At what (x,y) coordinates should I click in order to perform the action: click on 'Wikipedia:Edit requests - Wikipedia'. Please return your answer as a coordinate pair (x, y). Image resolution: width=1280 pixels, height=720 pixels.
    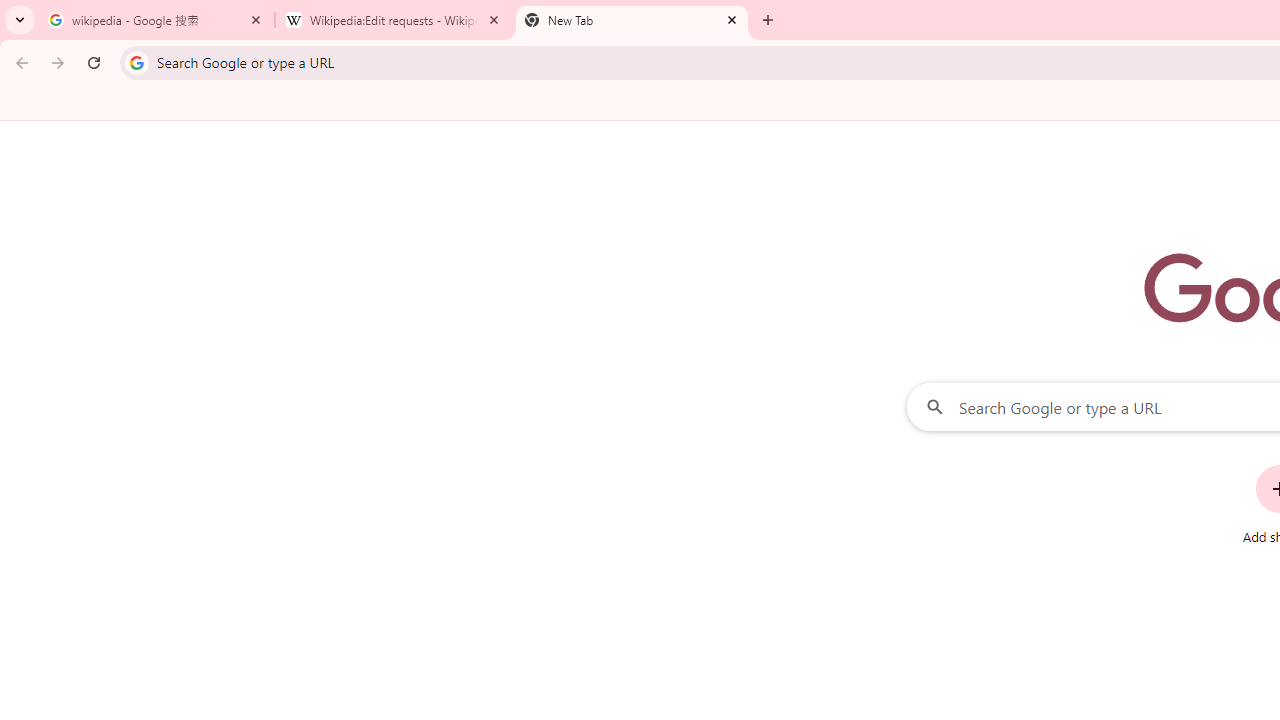
    Looking at the image, I should click on (394, 20).